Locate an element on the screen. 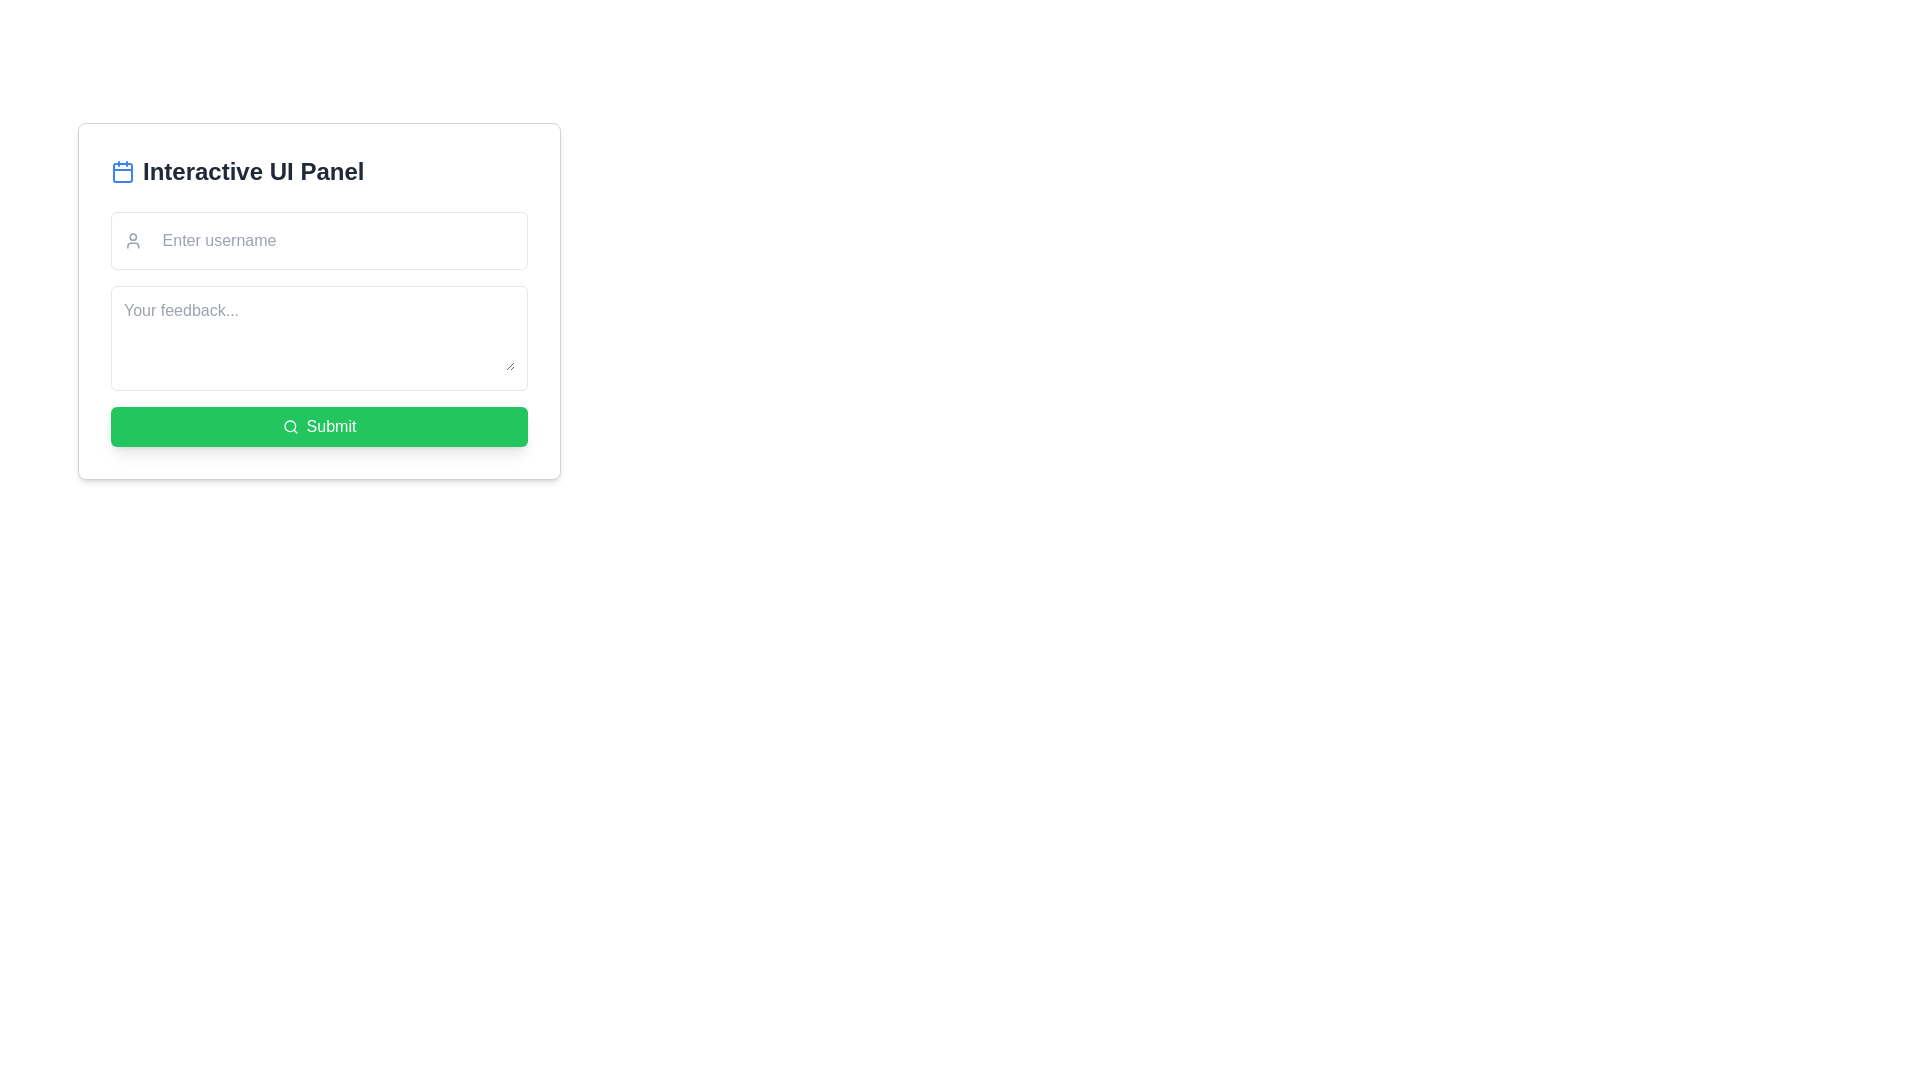  the small rectangle with rounded corners located inside the calendar icon, specifically in the lower portion of the icon is located at coordinates (122, 172).